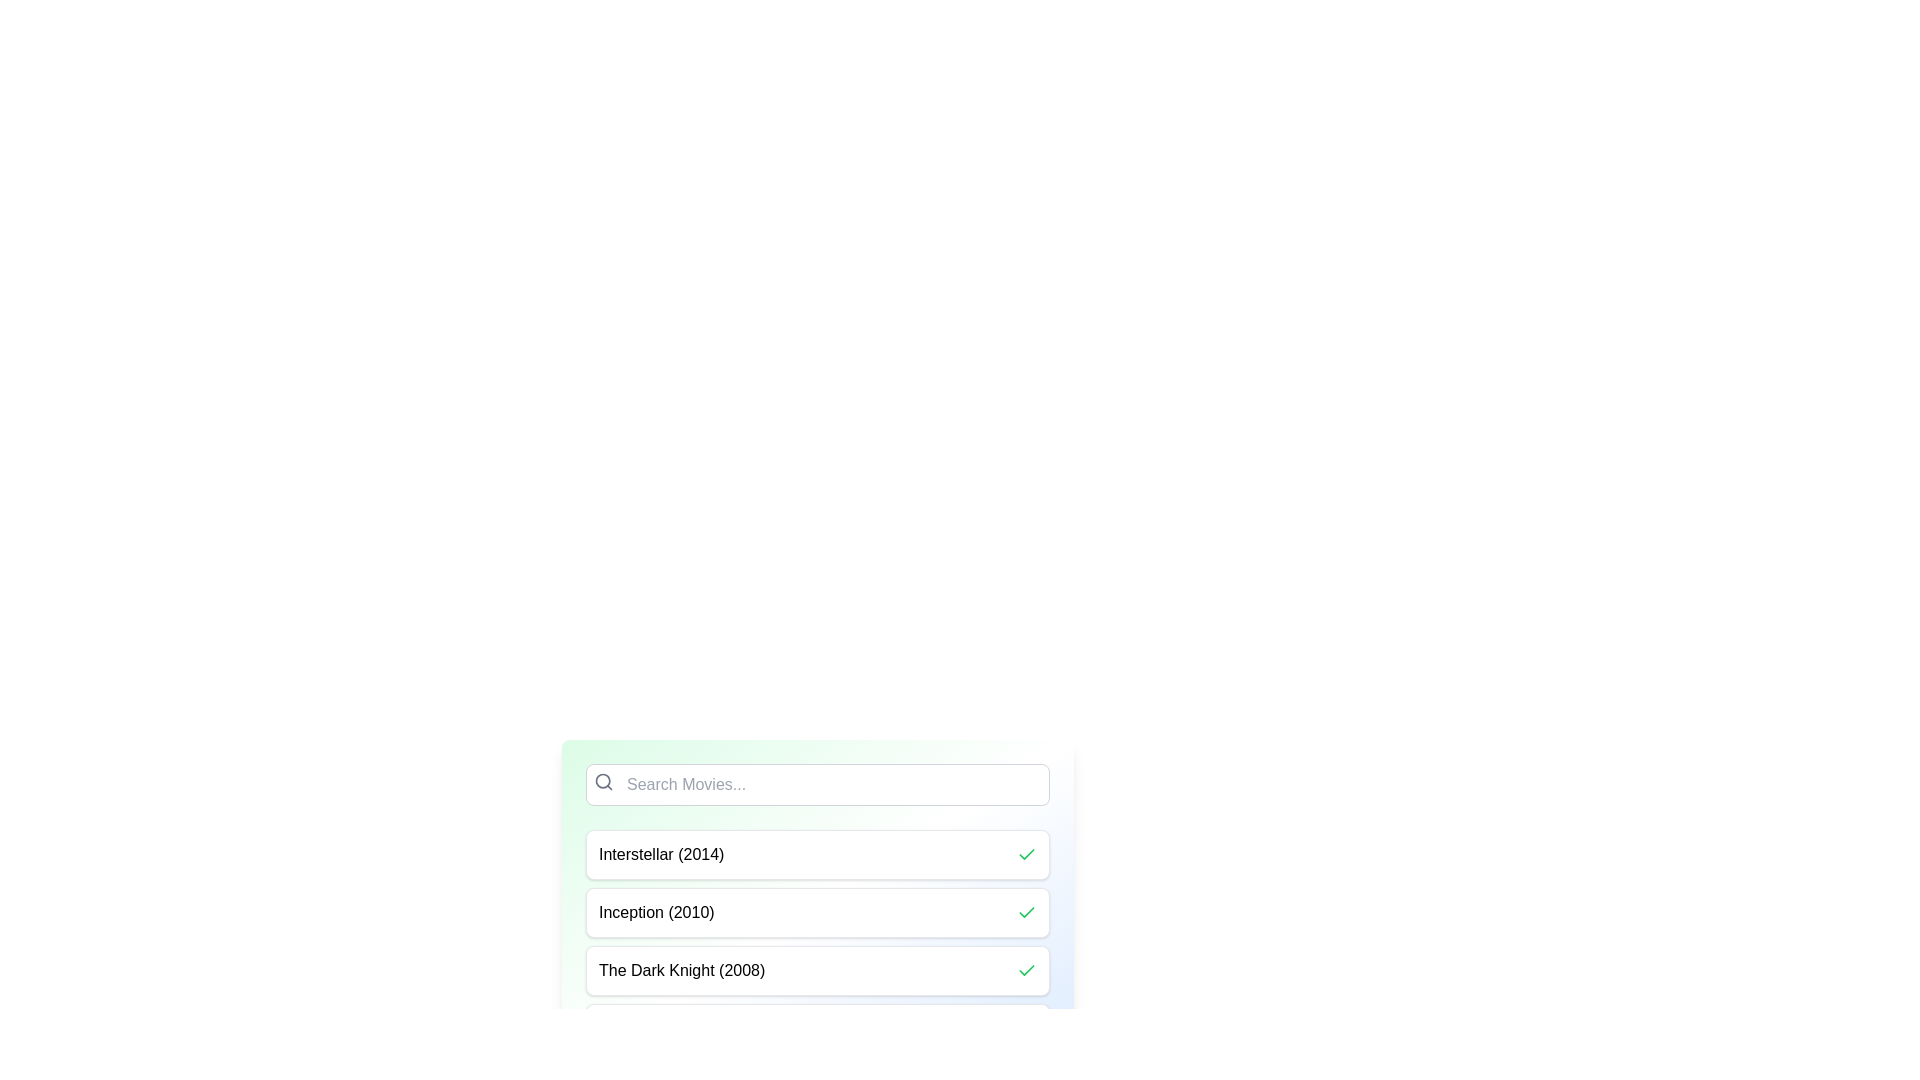  I want to click on the visual confirmation provided by the green checkmark icon indicating selection for the movie 'Inception (2010)' located at the right end of the list item, so click(1027, 854).